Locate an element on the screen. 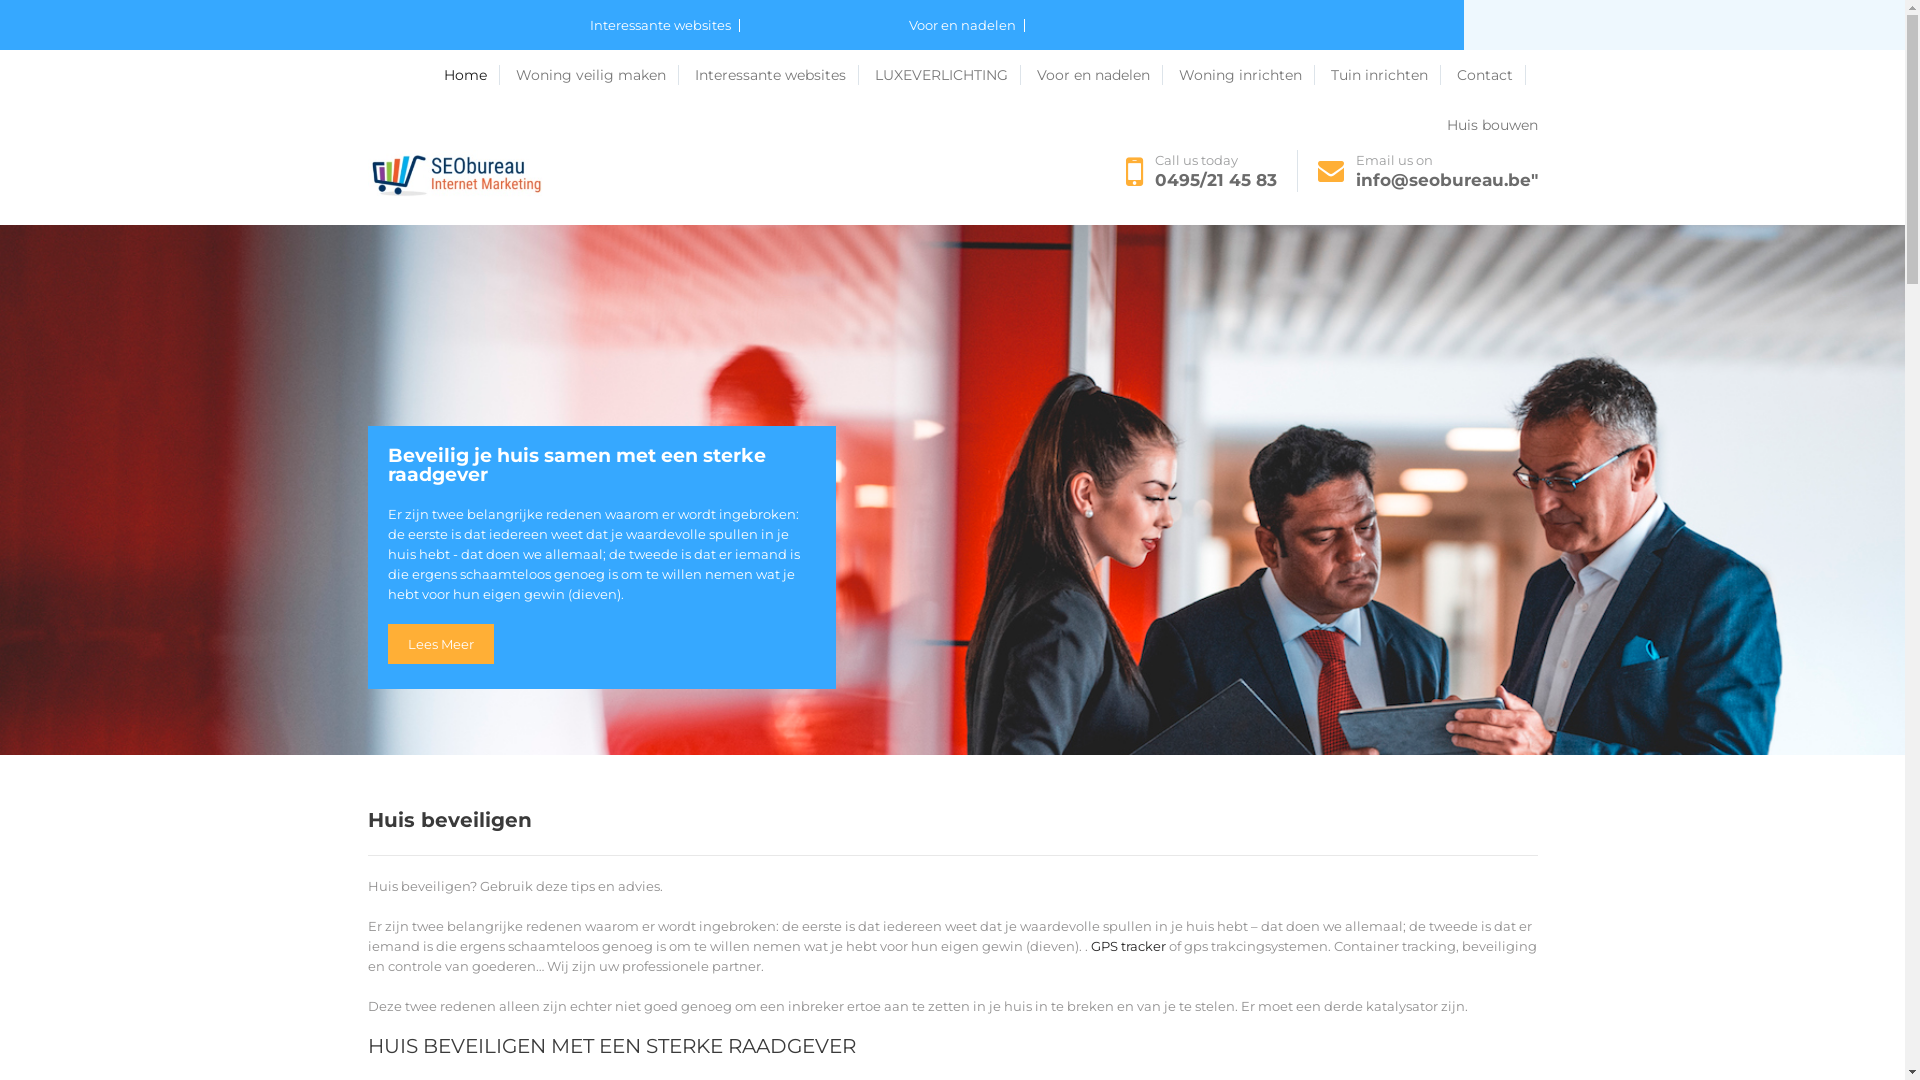 This screenshot has width=1920, height=1080. 'Voor en nadelen' is located at coordinates (965, 25).